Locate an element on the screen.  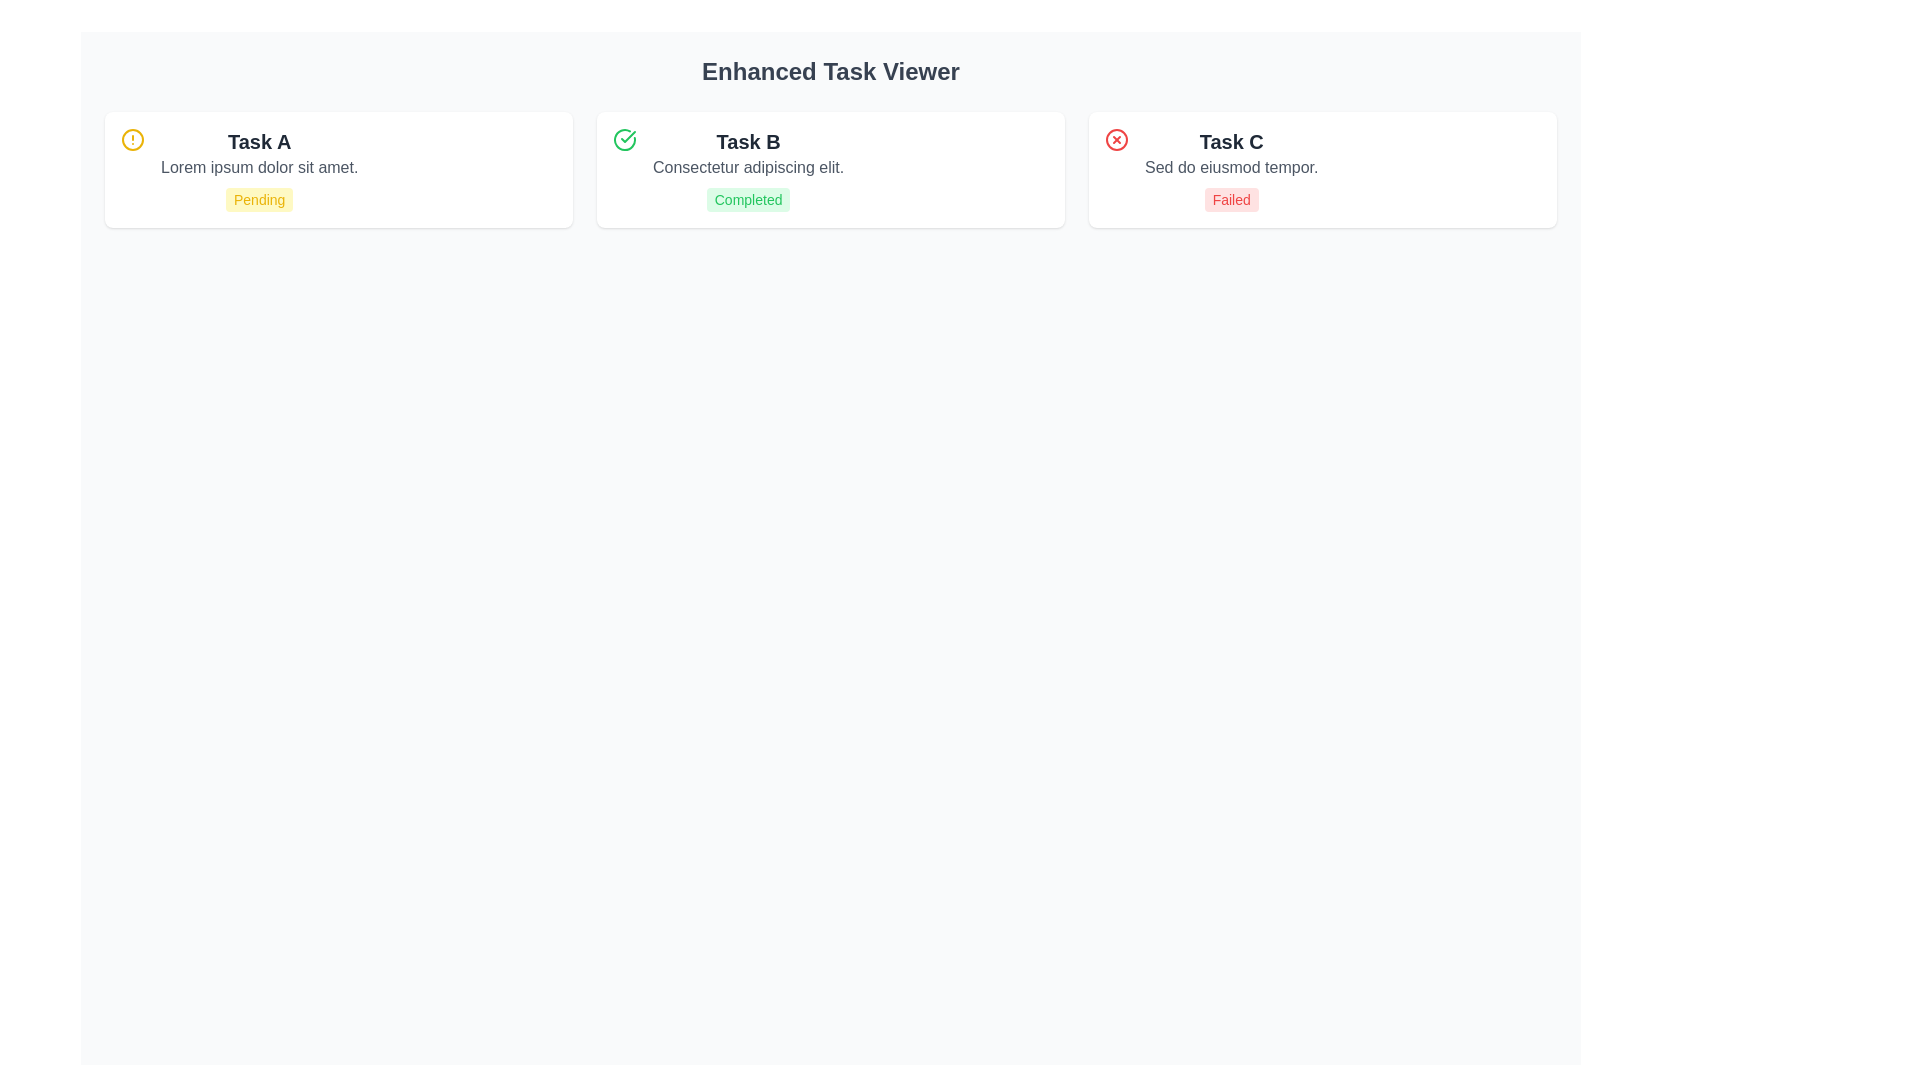
the Status label that displays the completion status of Task B, located at the bottom of the Task B card, beneath the subtitle text is located at coordinates (747, 200).